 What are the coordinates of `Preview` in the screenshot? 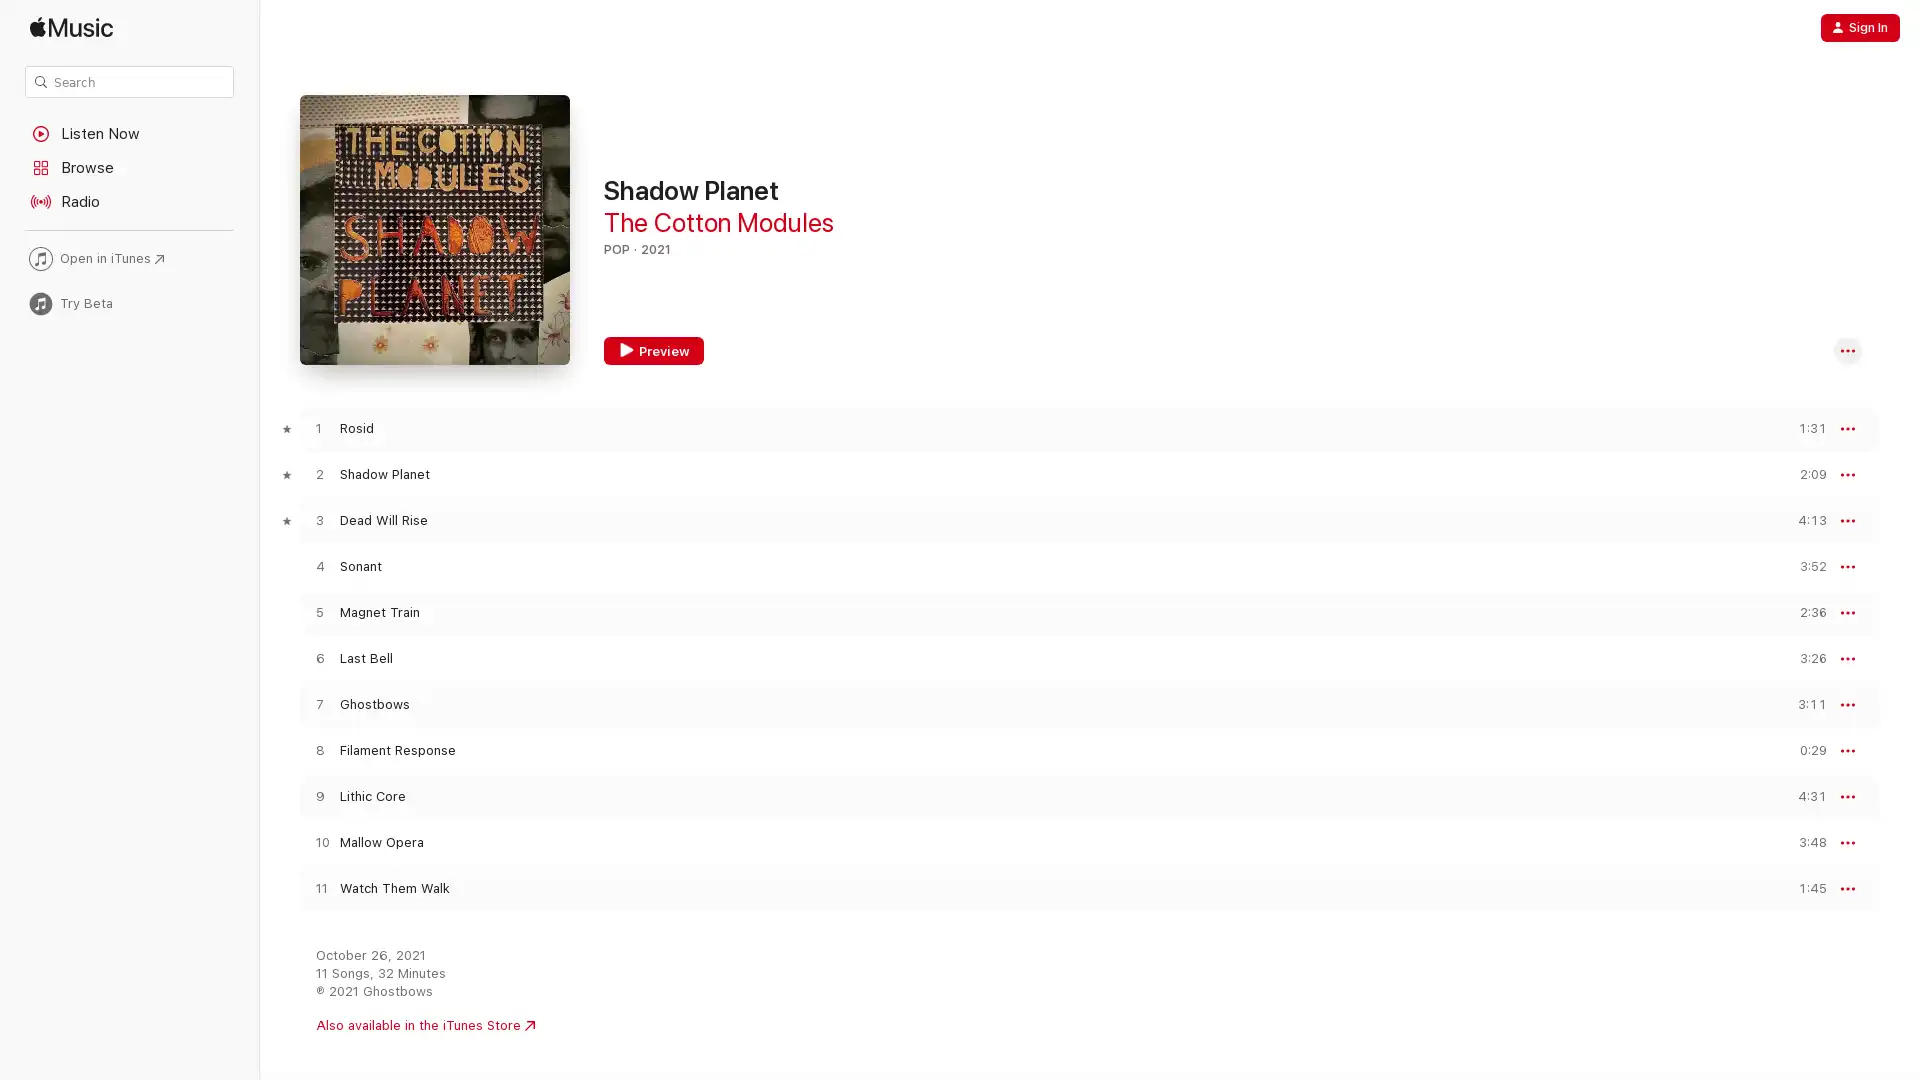 It's located at (1804, 887).